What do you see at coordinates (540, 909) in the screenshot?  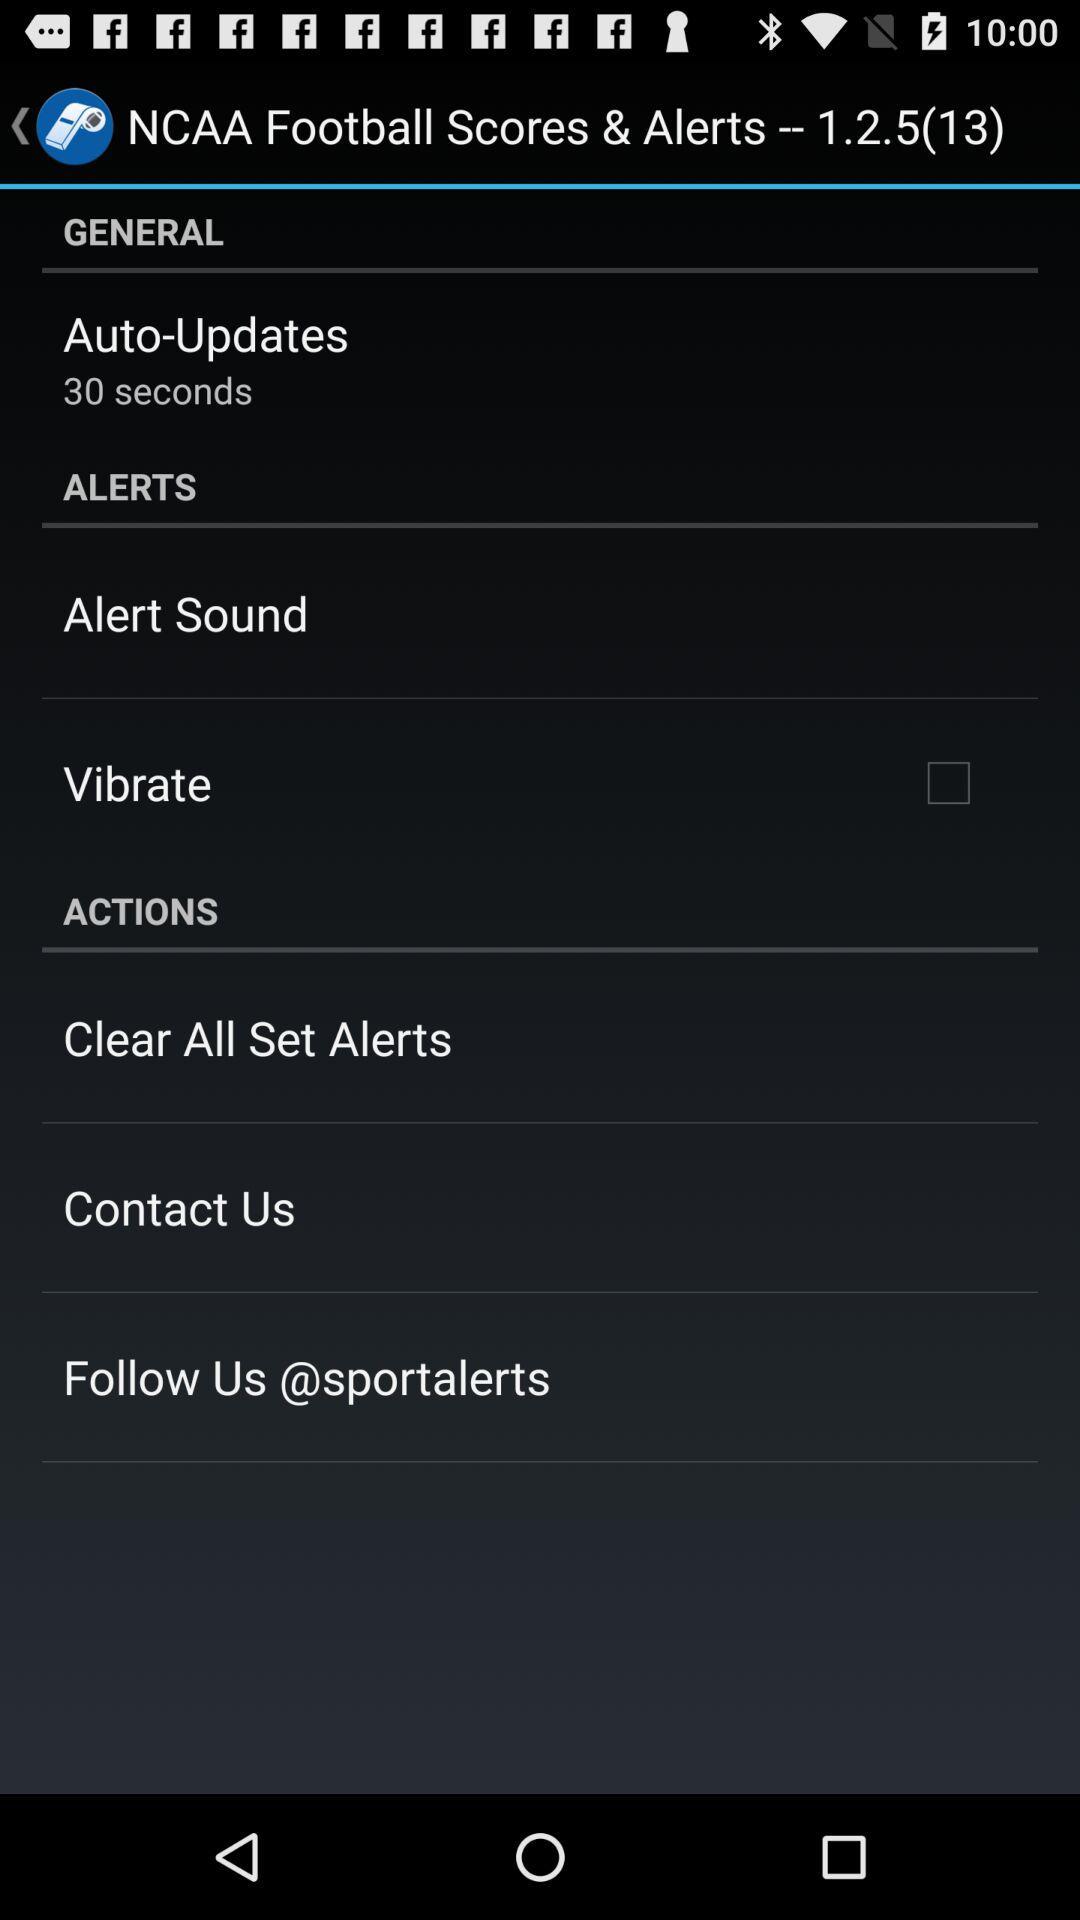 I see `the actions app` at bounding box center [540, 909].